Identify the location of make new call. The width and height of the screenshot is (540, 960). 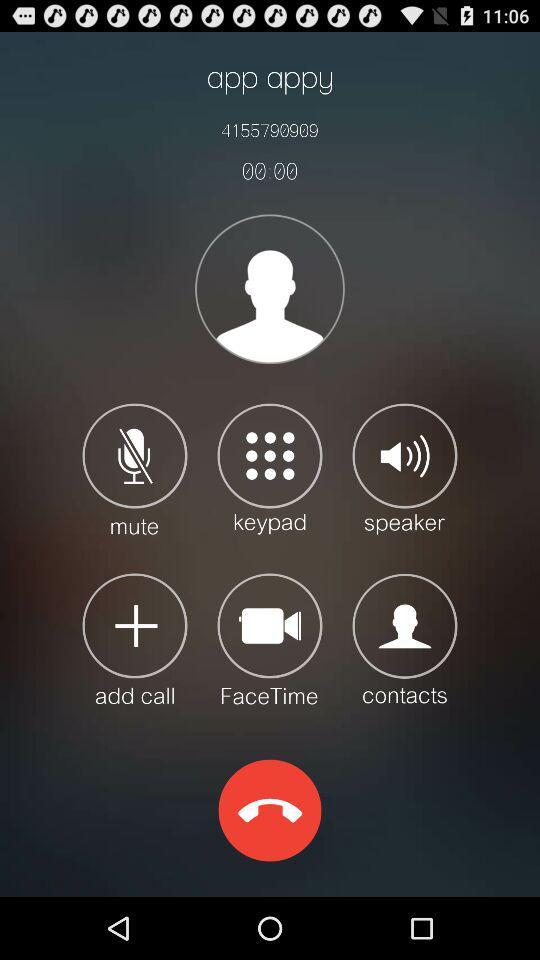
(135, 637).